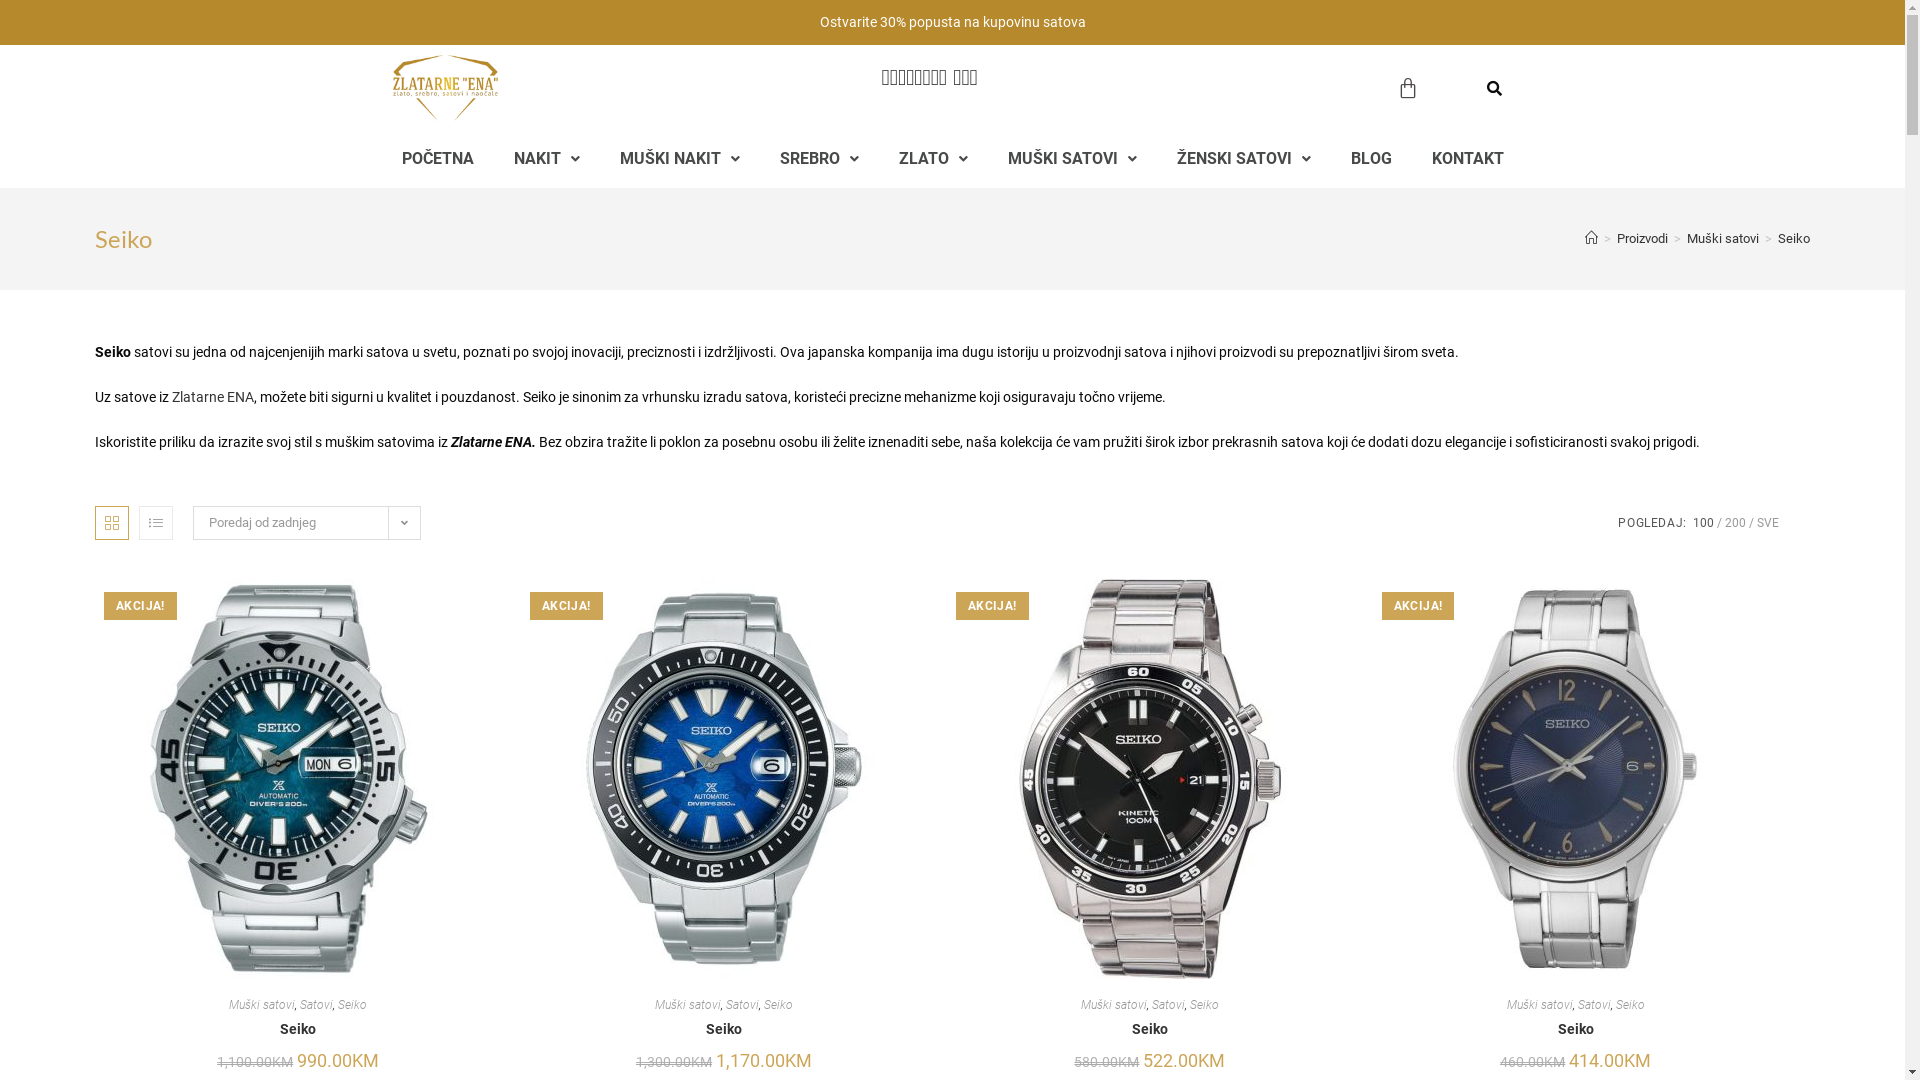  Describe the element at coordinates (1642, 237) in the screenshot. I see `'Proizvodi'` at that location.